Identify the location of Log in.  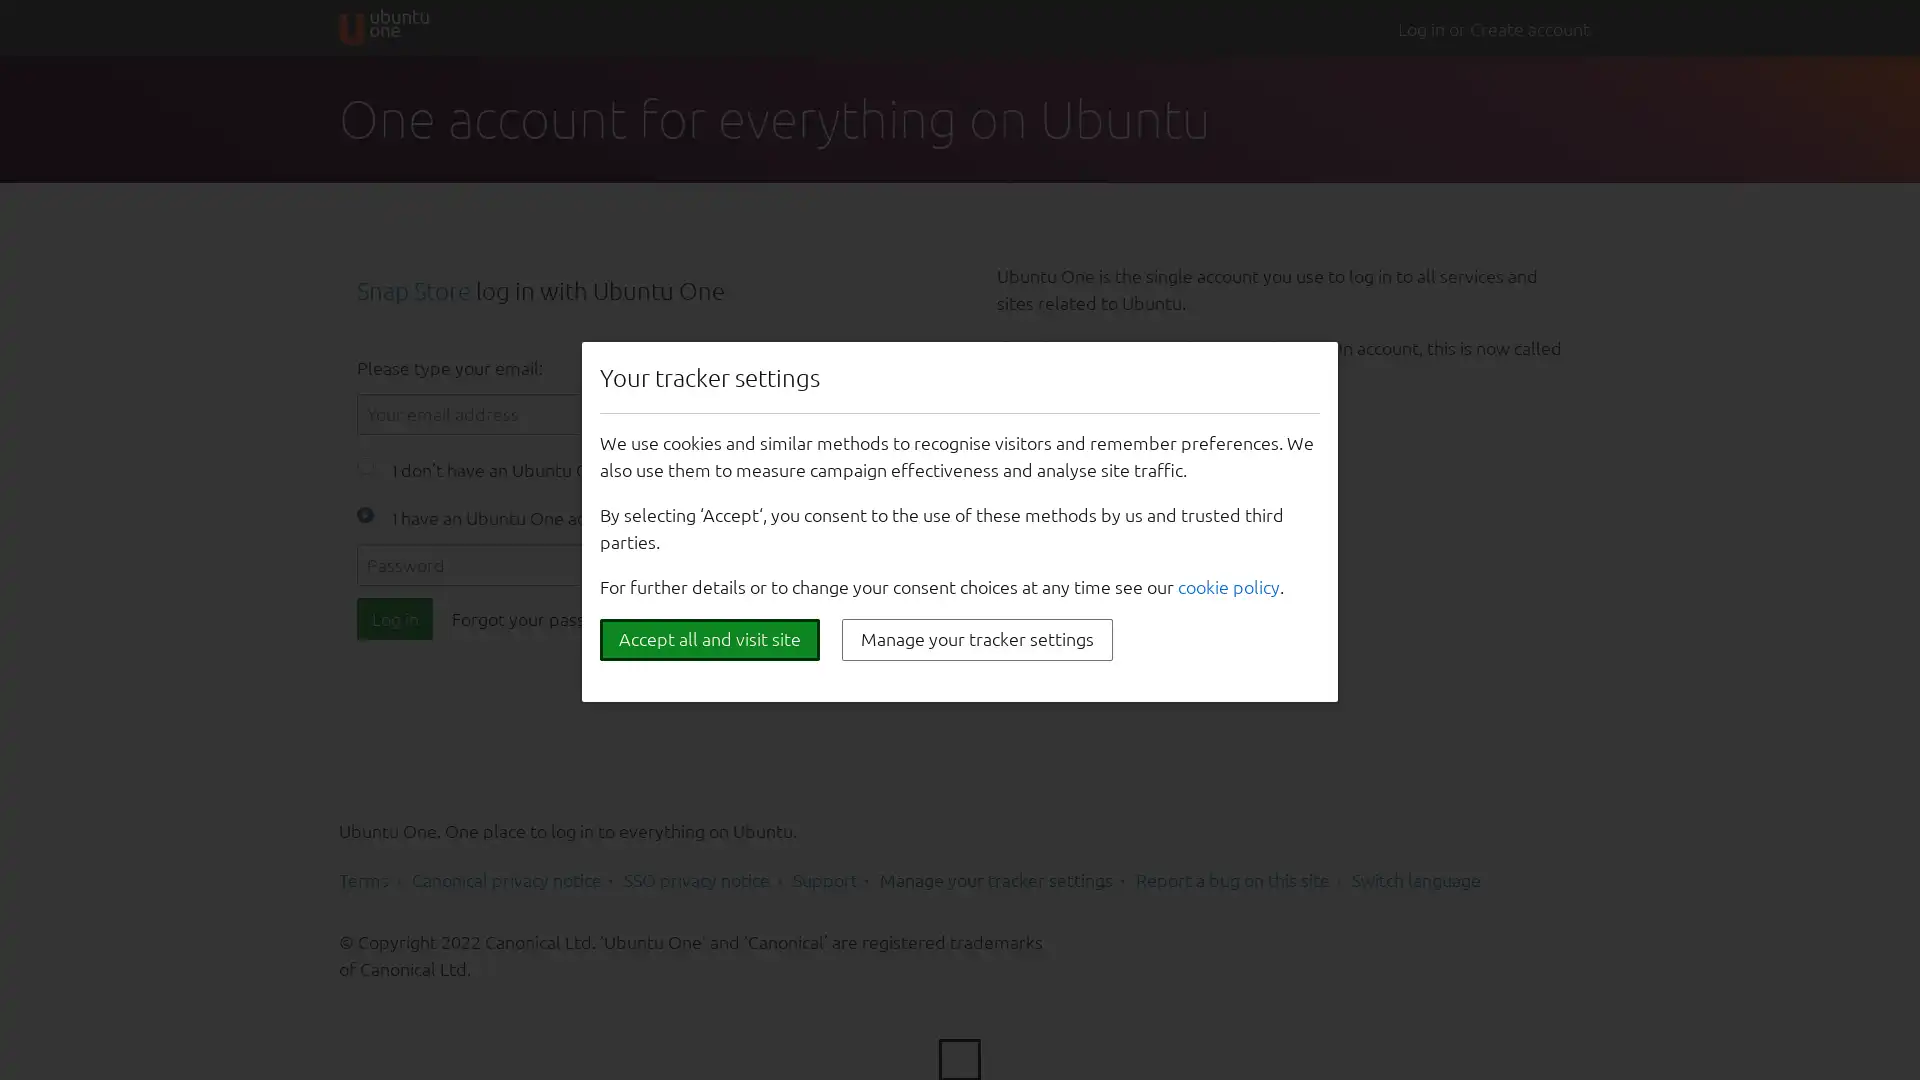
(394, 617).